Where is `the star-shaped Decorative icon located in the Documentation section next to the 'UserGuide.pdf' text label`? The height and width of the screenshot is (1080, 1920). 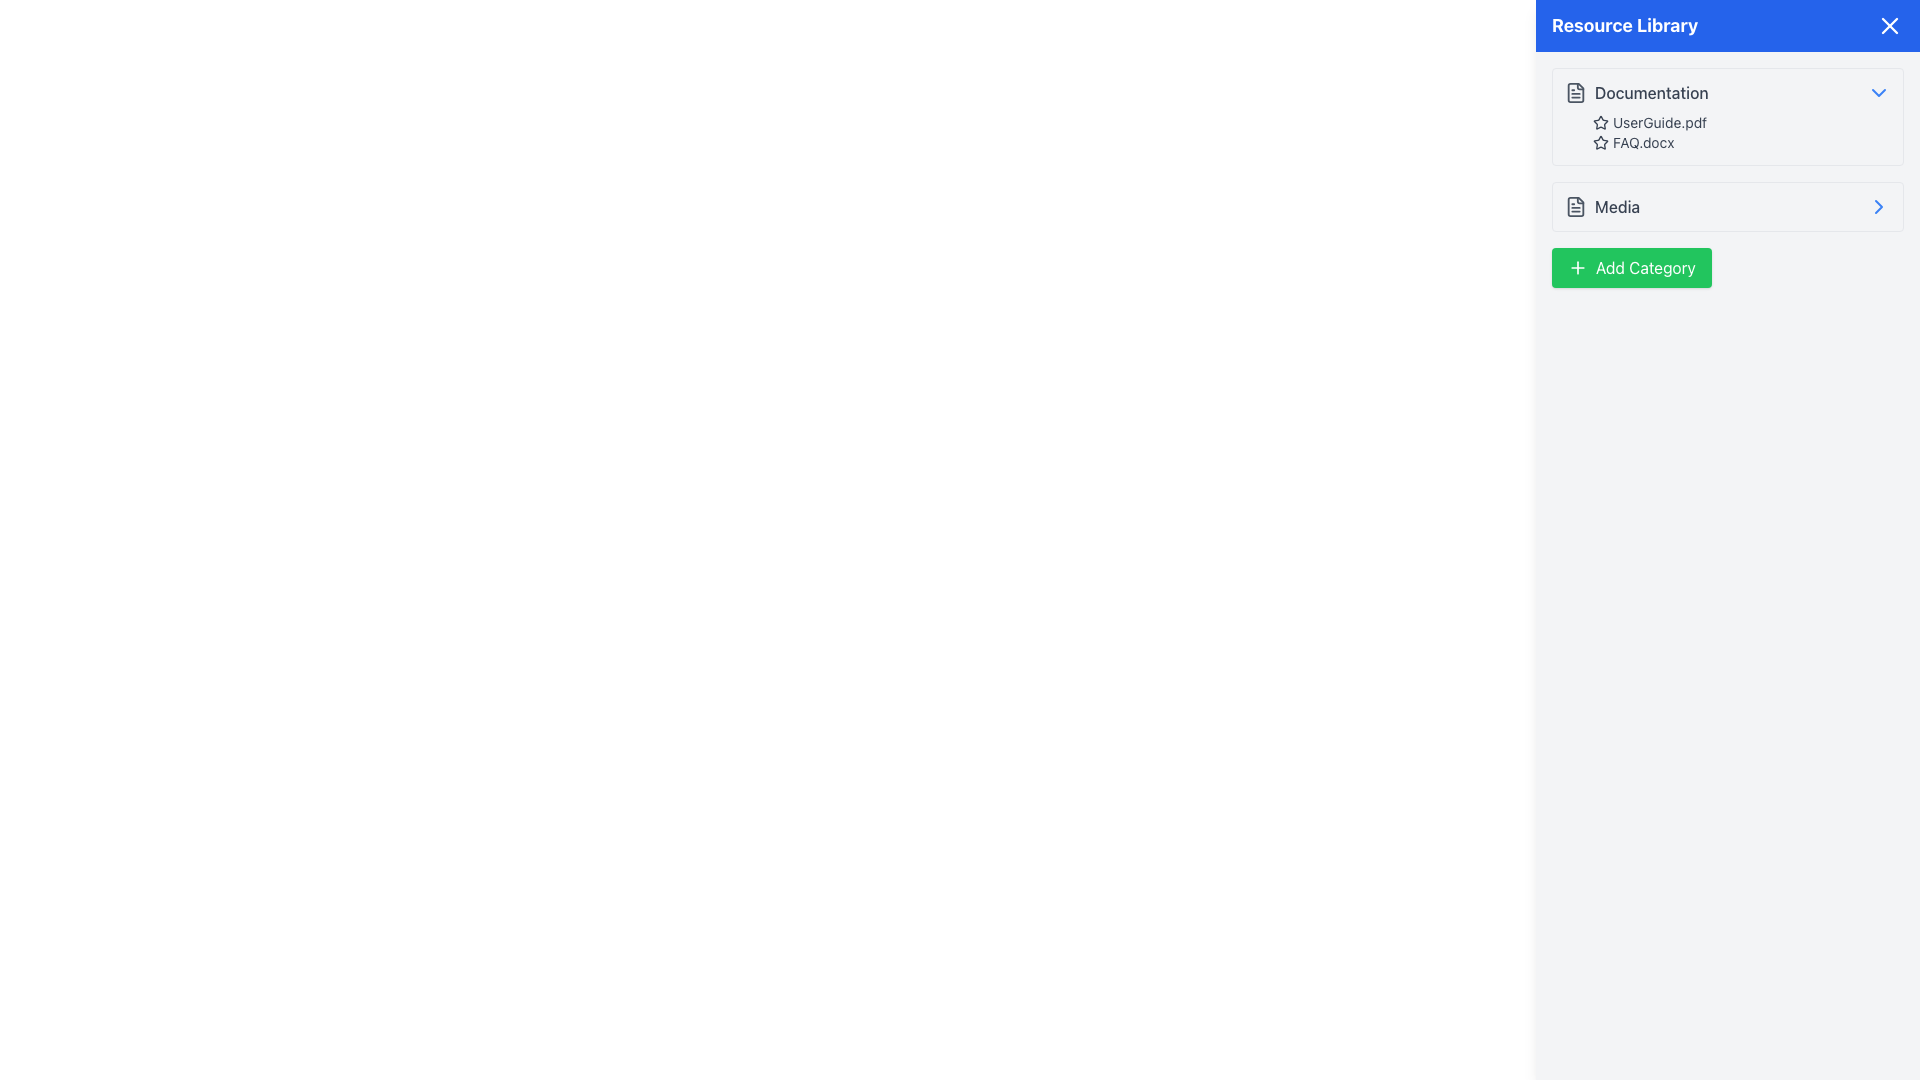
the star-shaped Decorative icon located in the Documentation section next to the 'UserGuide.pdf' text label is located at coordinates (1601, 141).